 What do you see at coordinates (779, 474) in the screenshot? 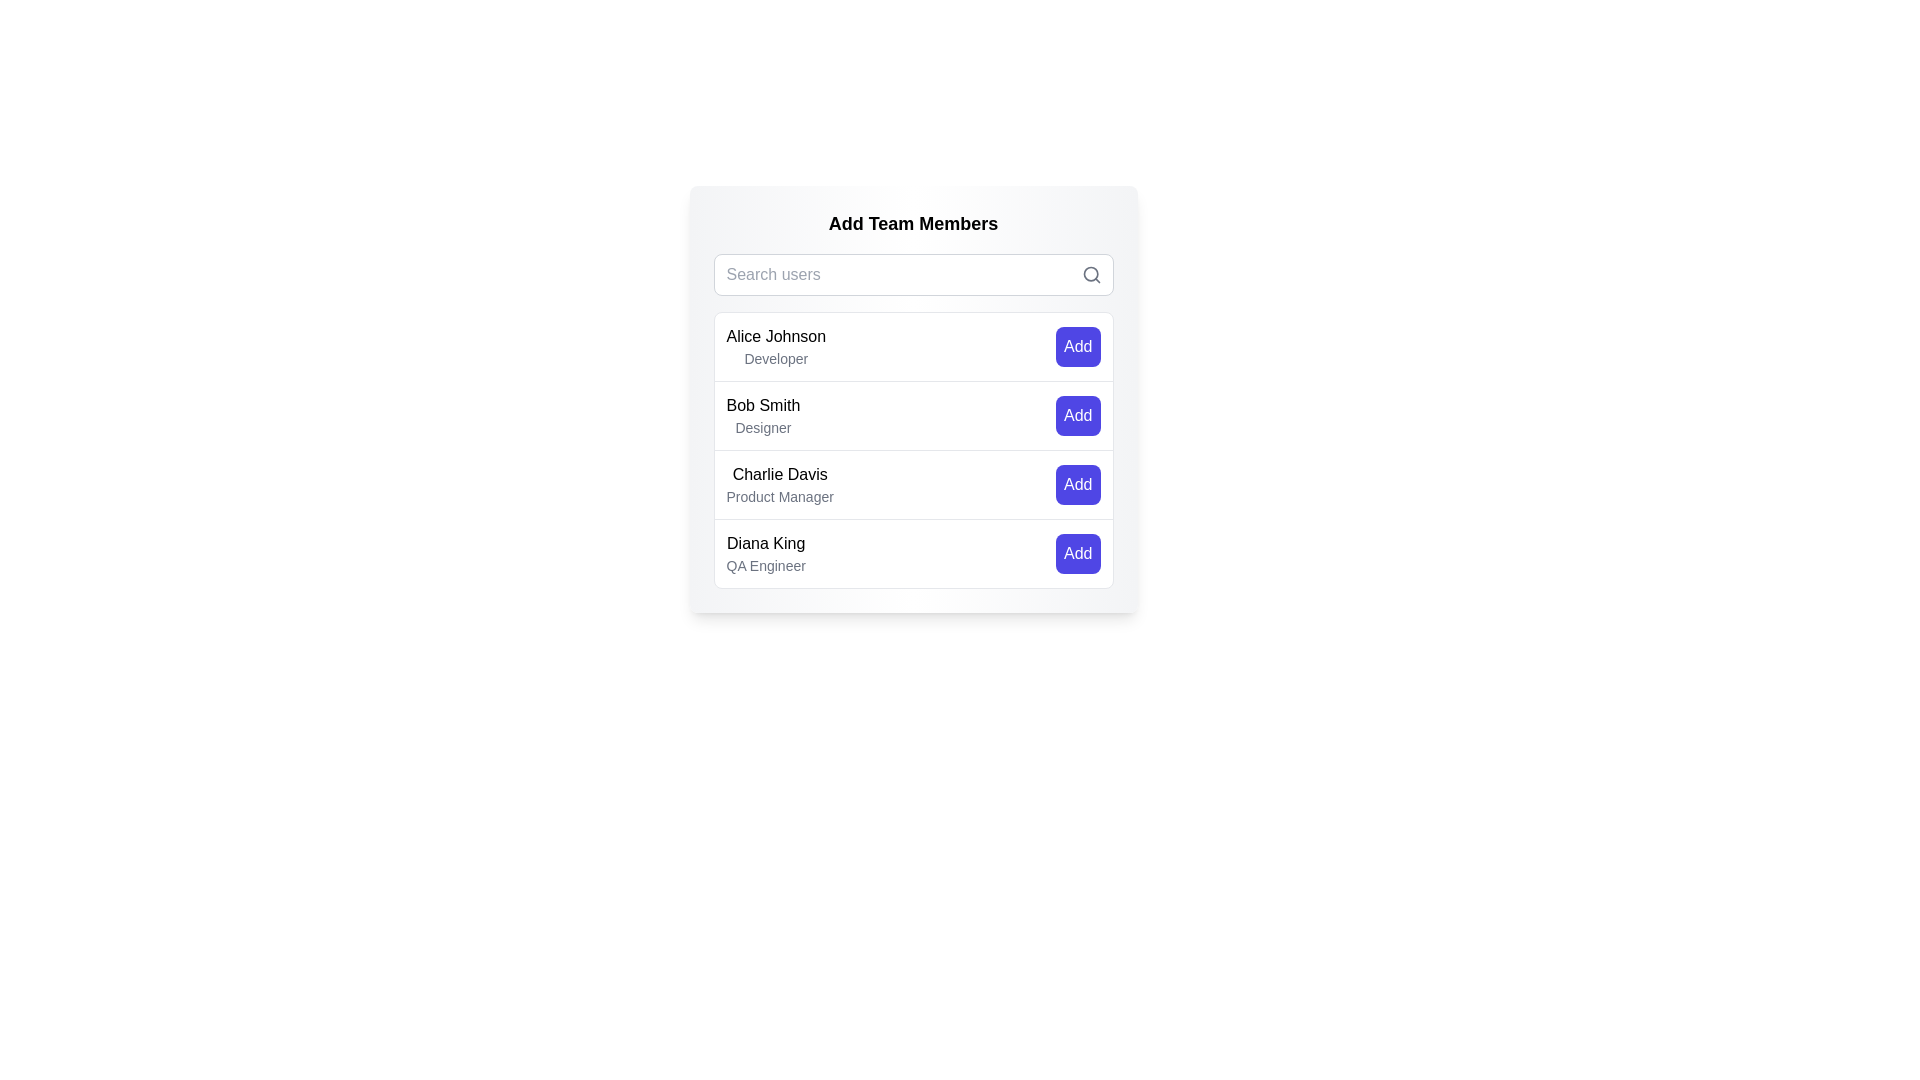
I see `the text label displaying 'Charlie Davis' to trigger any hover effects` at bounding box center [779, 474].